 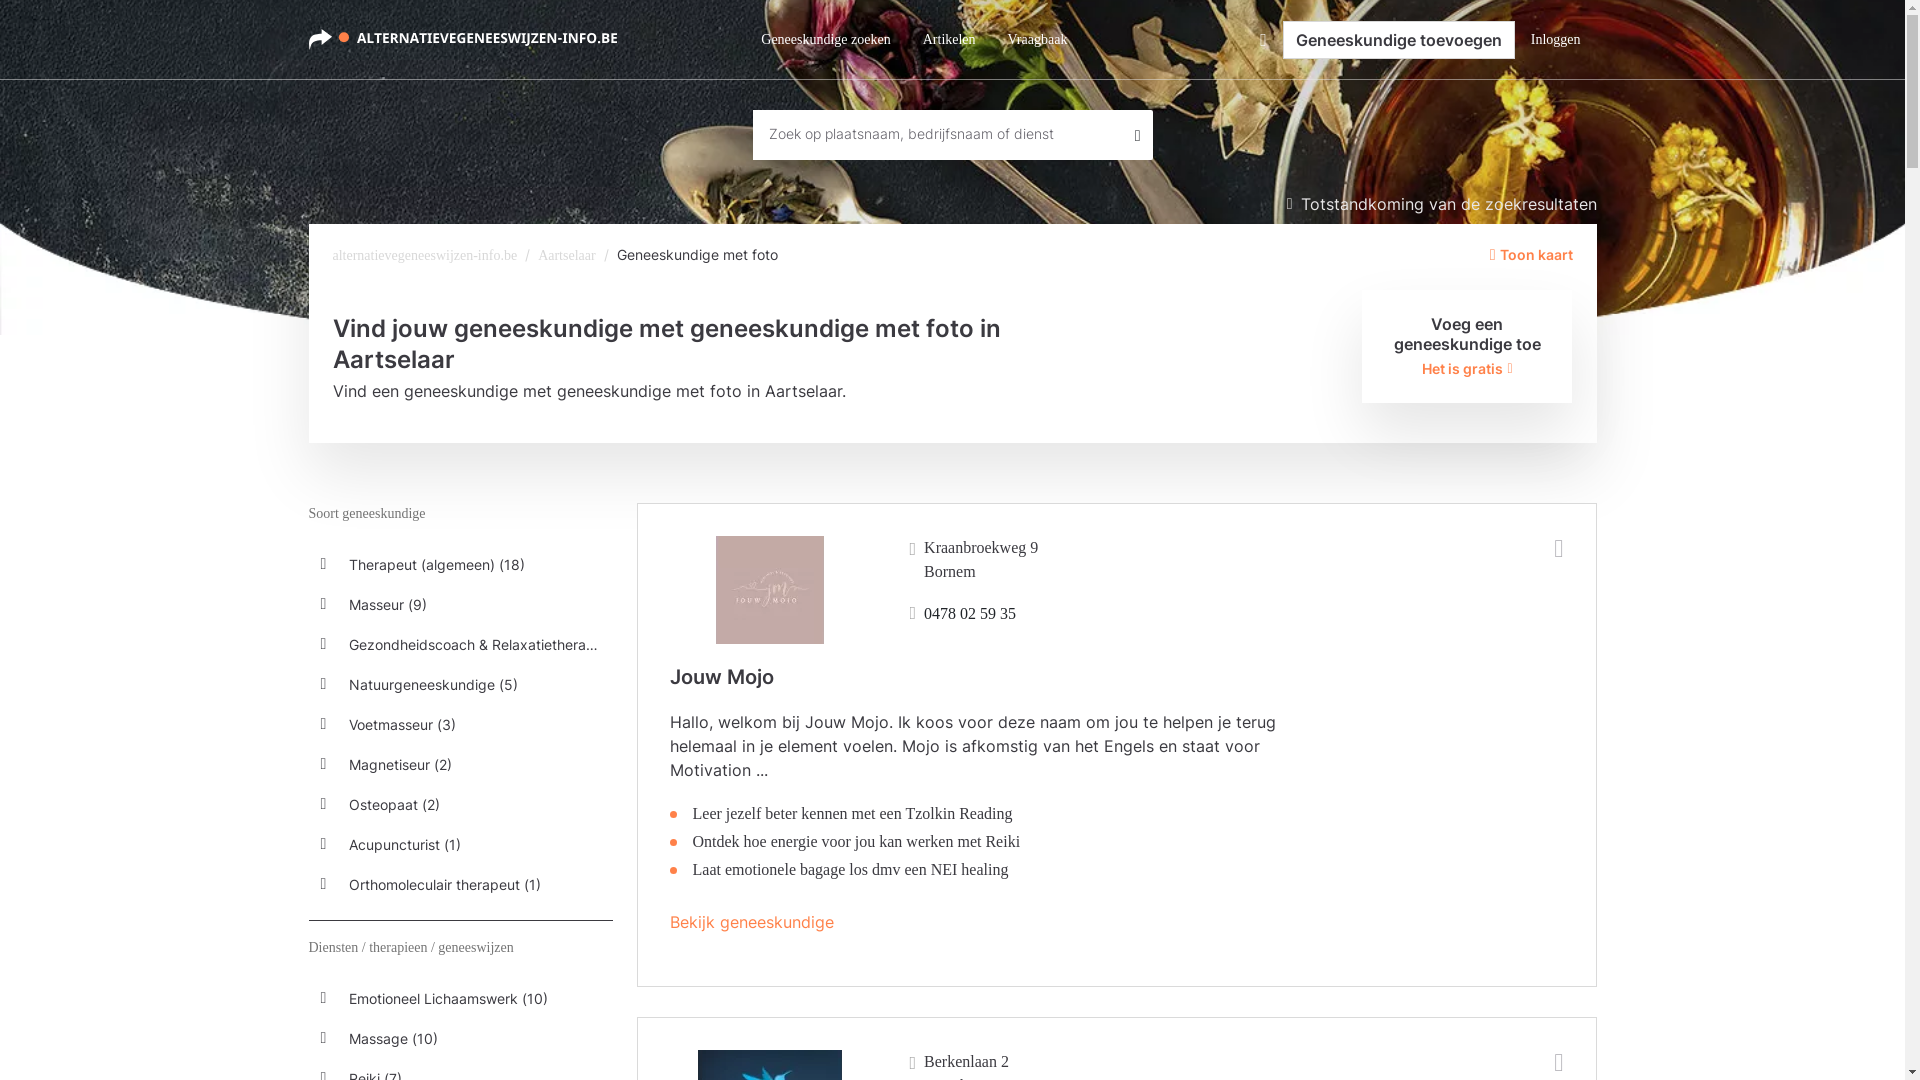 What do you see at coordinates (459, 563) in the screenshot?
I see `'Therapeut (algemeen) (18)'` at bounding box center [459, 563].